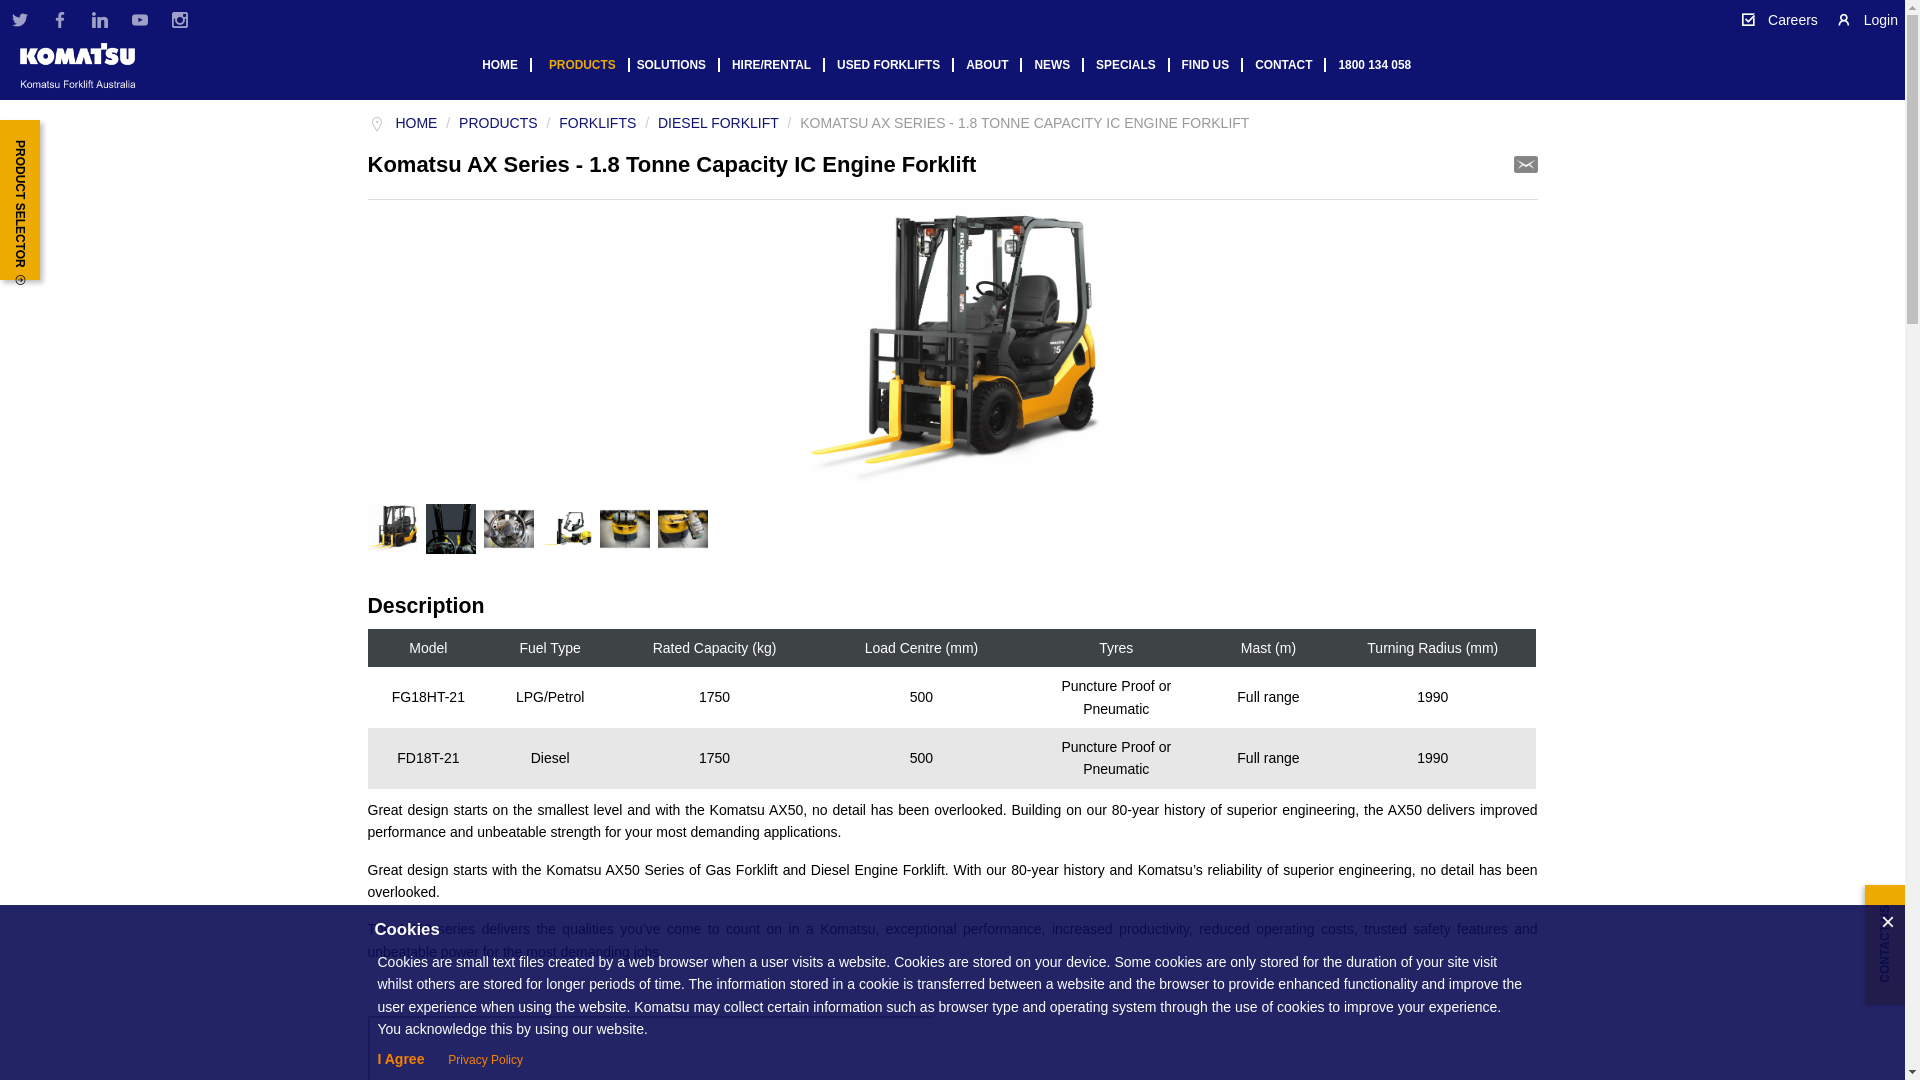 The height and width of the screenshot is (1080, 1920). Describe the element at coordinates (777, 64) in the screenshot. I see `'HIRE/RENTAL'` at that location.